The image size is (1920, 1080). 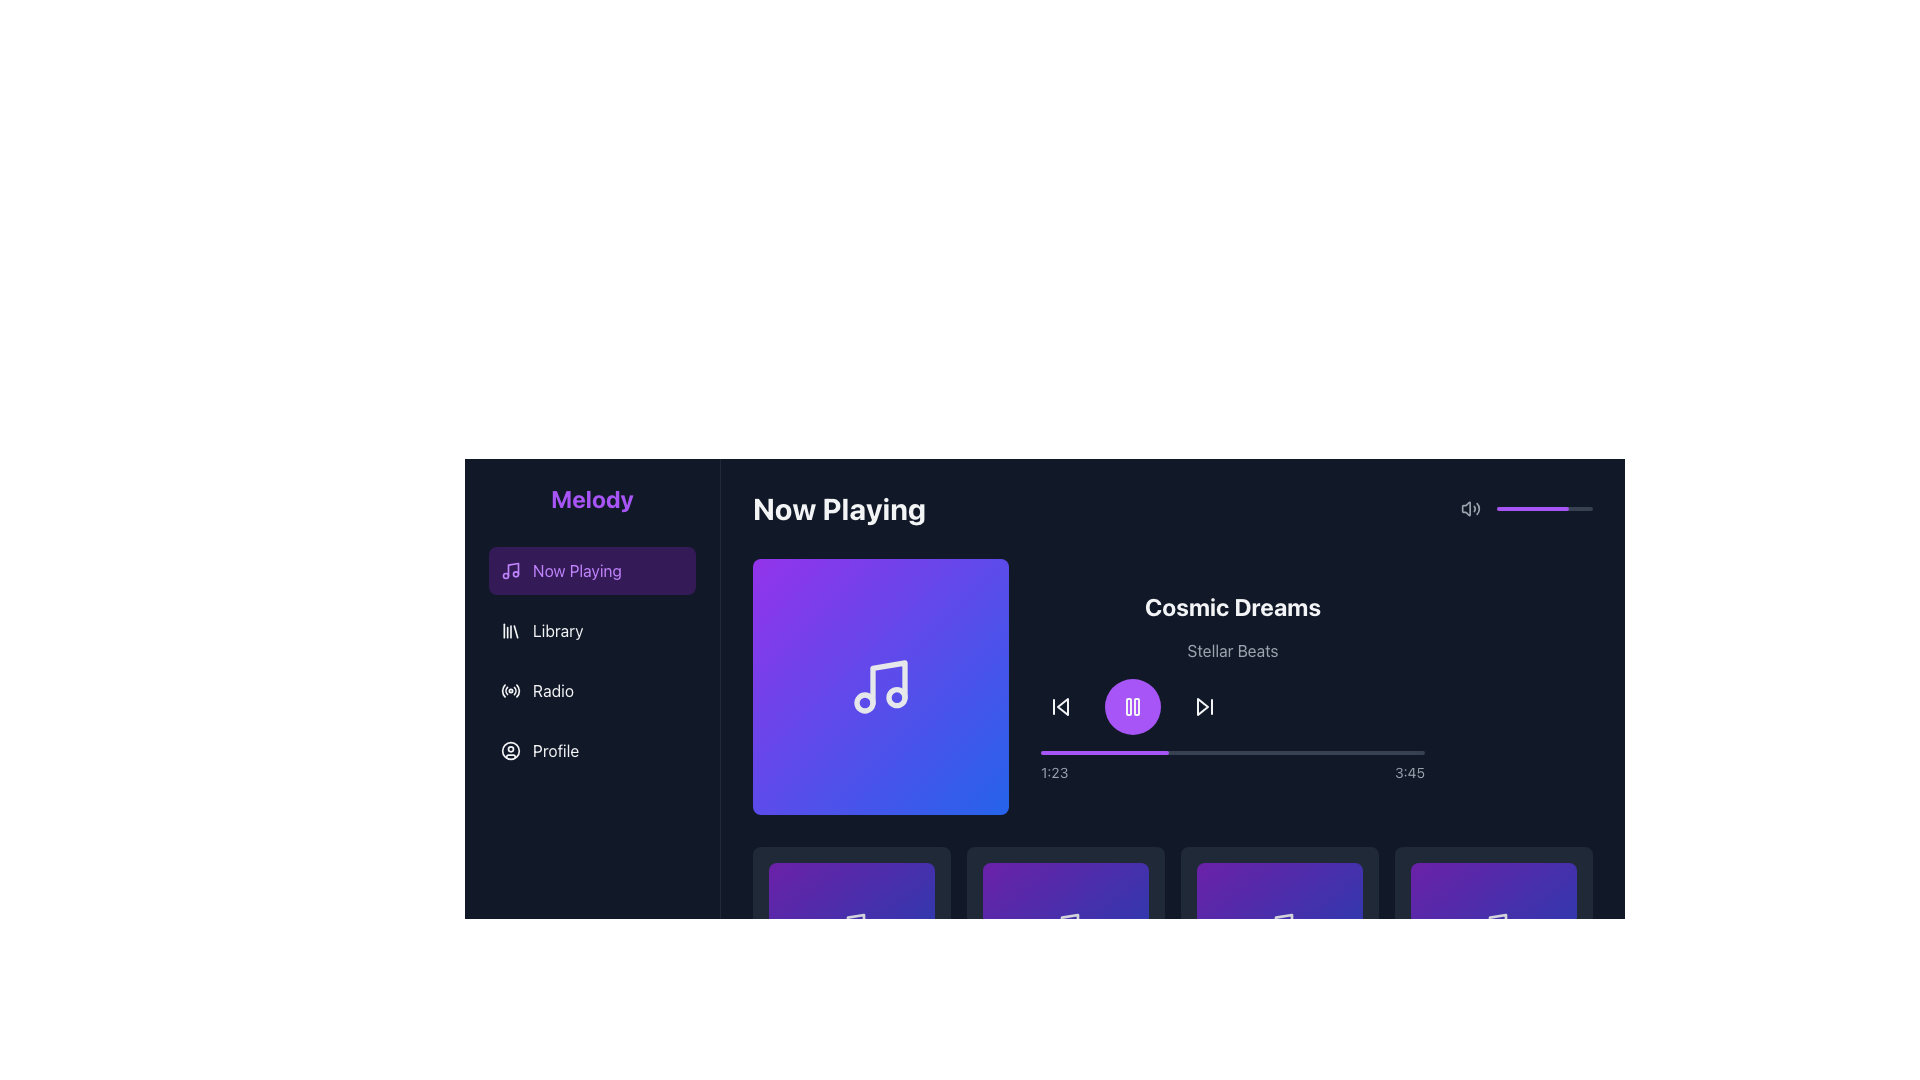 What do you see at coordinates (1059, 705) in the screenshot?
I see `the back-skip button, which is an icon with a triangular shape pointing left and a vertical line, located in the bottom-right section of the player controls in the 'Now Playing' interface` at bounding box center [1059, 705].